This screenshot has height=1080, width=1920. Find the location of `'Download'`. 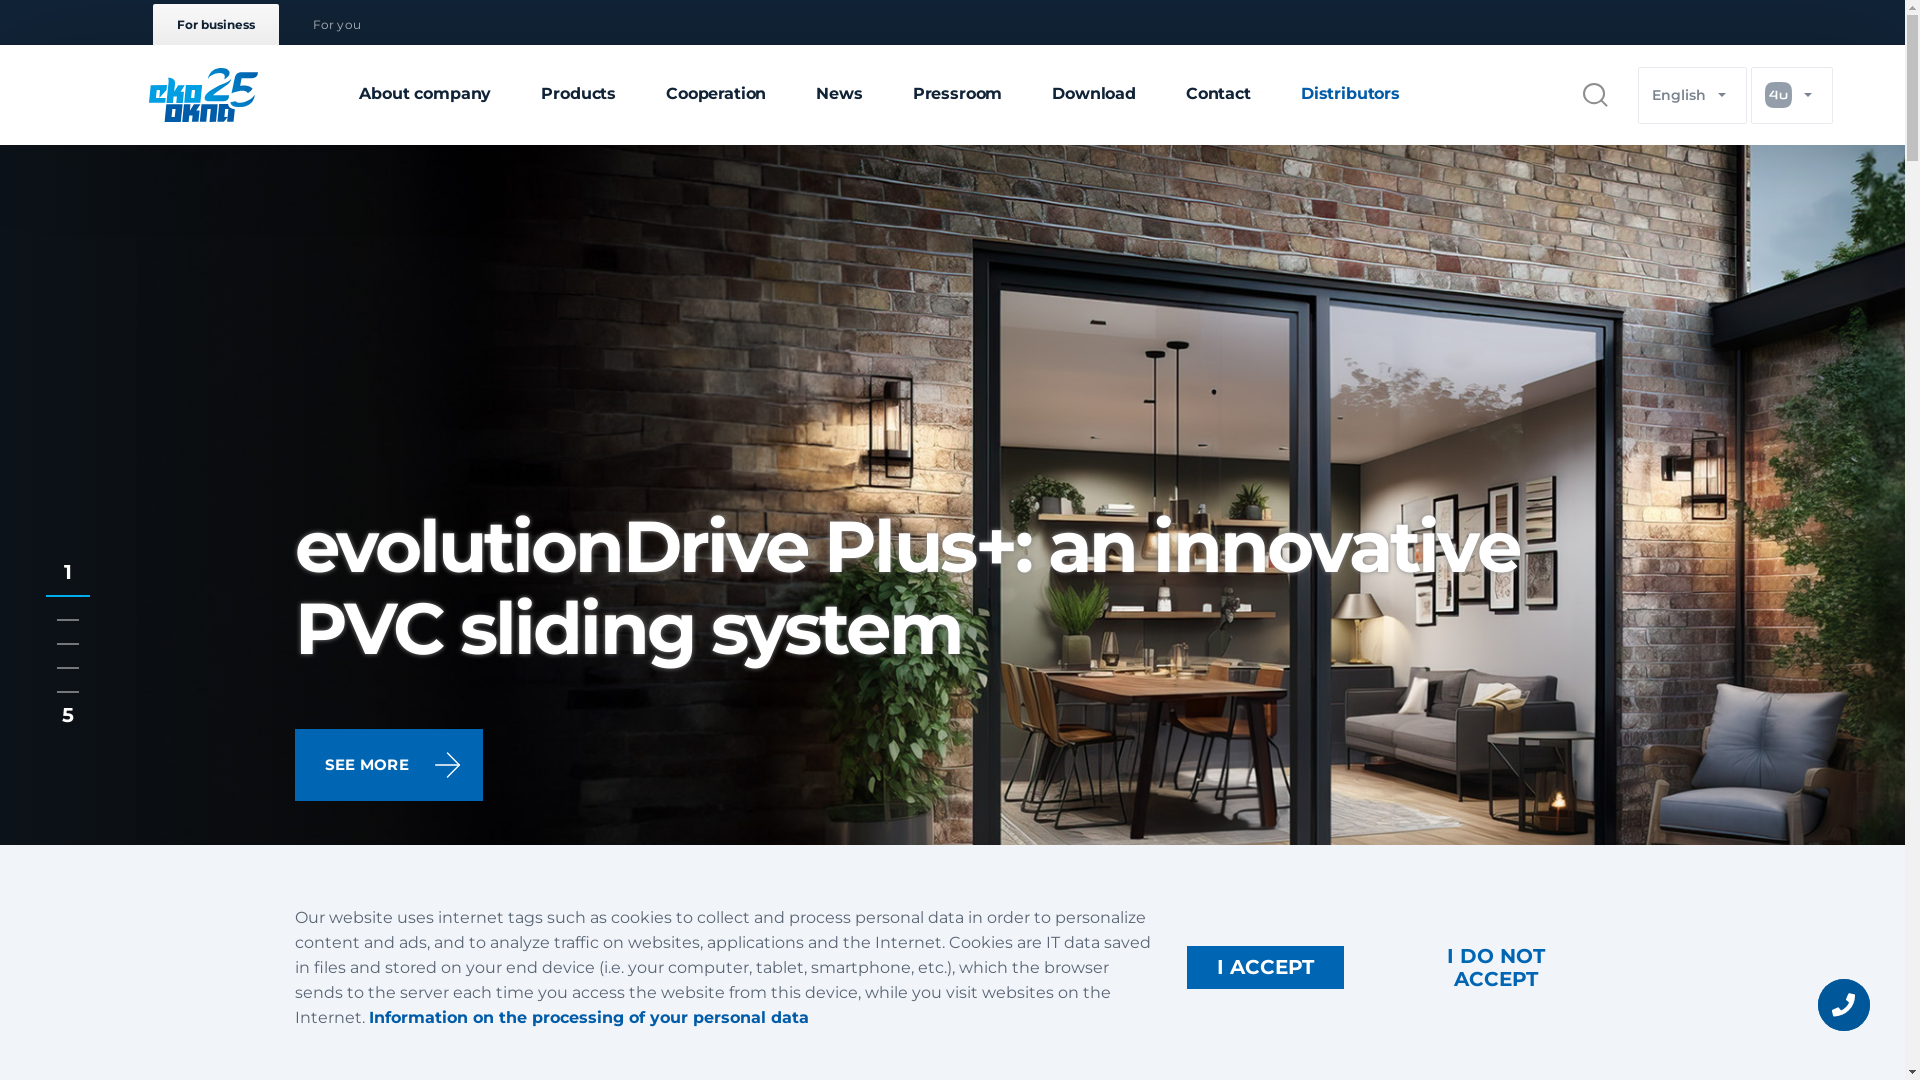

'Download' is located at coordinates (1093, 95).